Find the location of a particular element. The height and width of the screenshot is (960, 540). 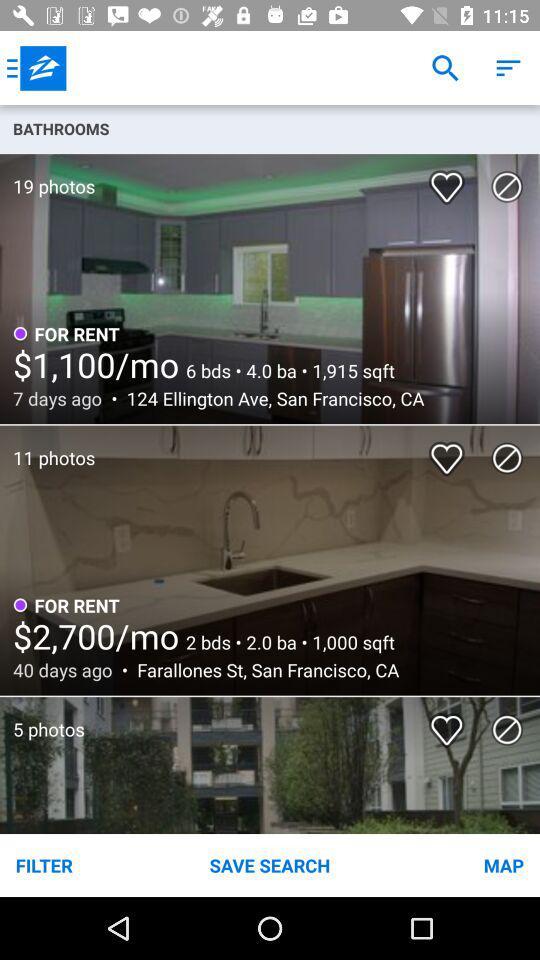

the map item is located at coordinates (449, 864).